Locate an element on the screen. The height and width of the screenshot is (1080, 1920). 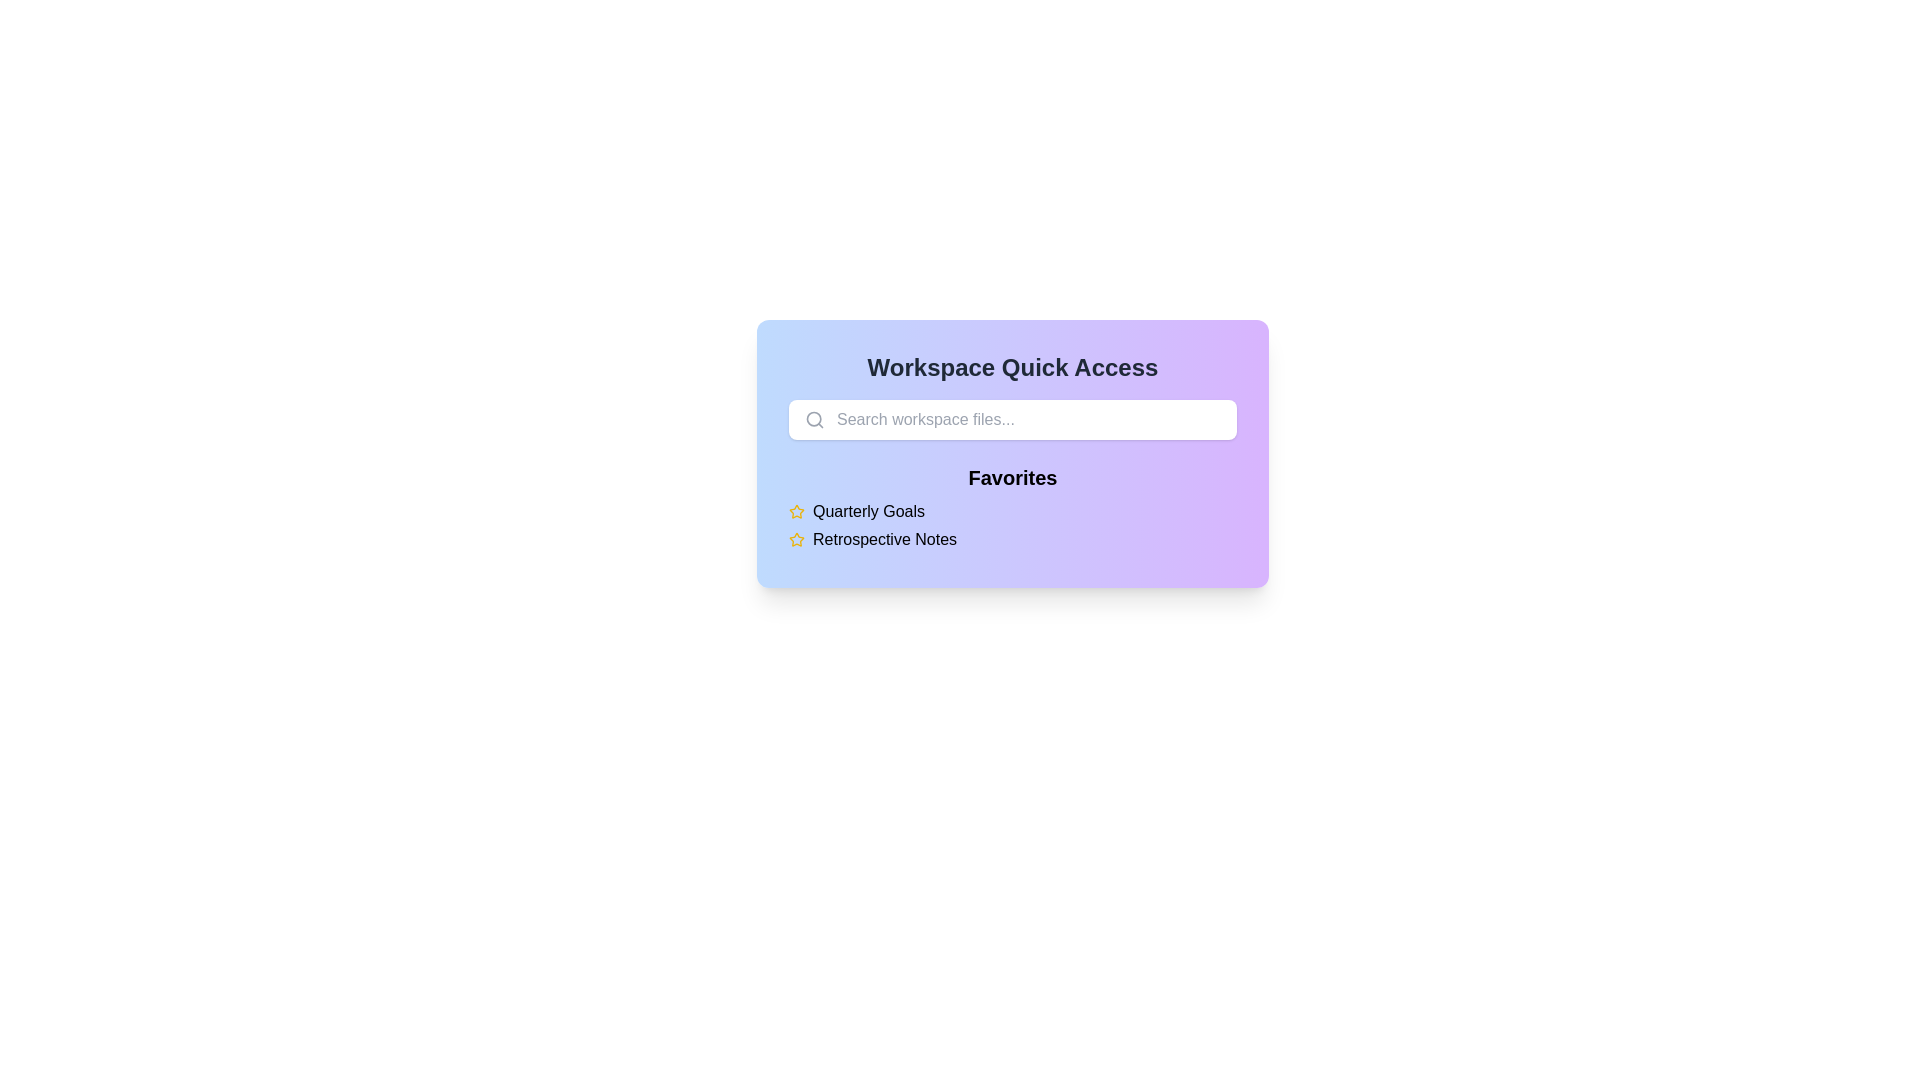
the star icon located to the left of the text 'Retrospective Notes' in the 'Favorites' section to interact with it is located at coordinates (795, 540).